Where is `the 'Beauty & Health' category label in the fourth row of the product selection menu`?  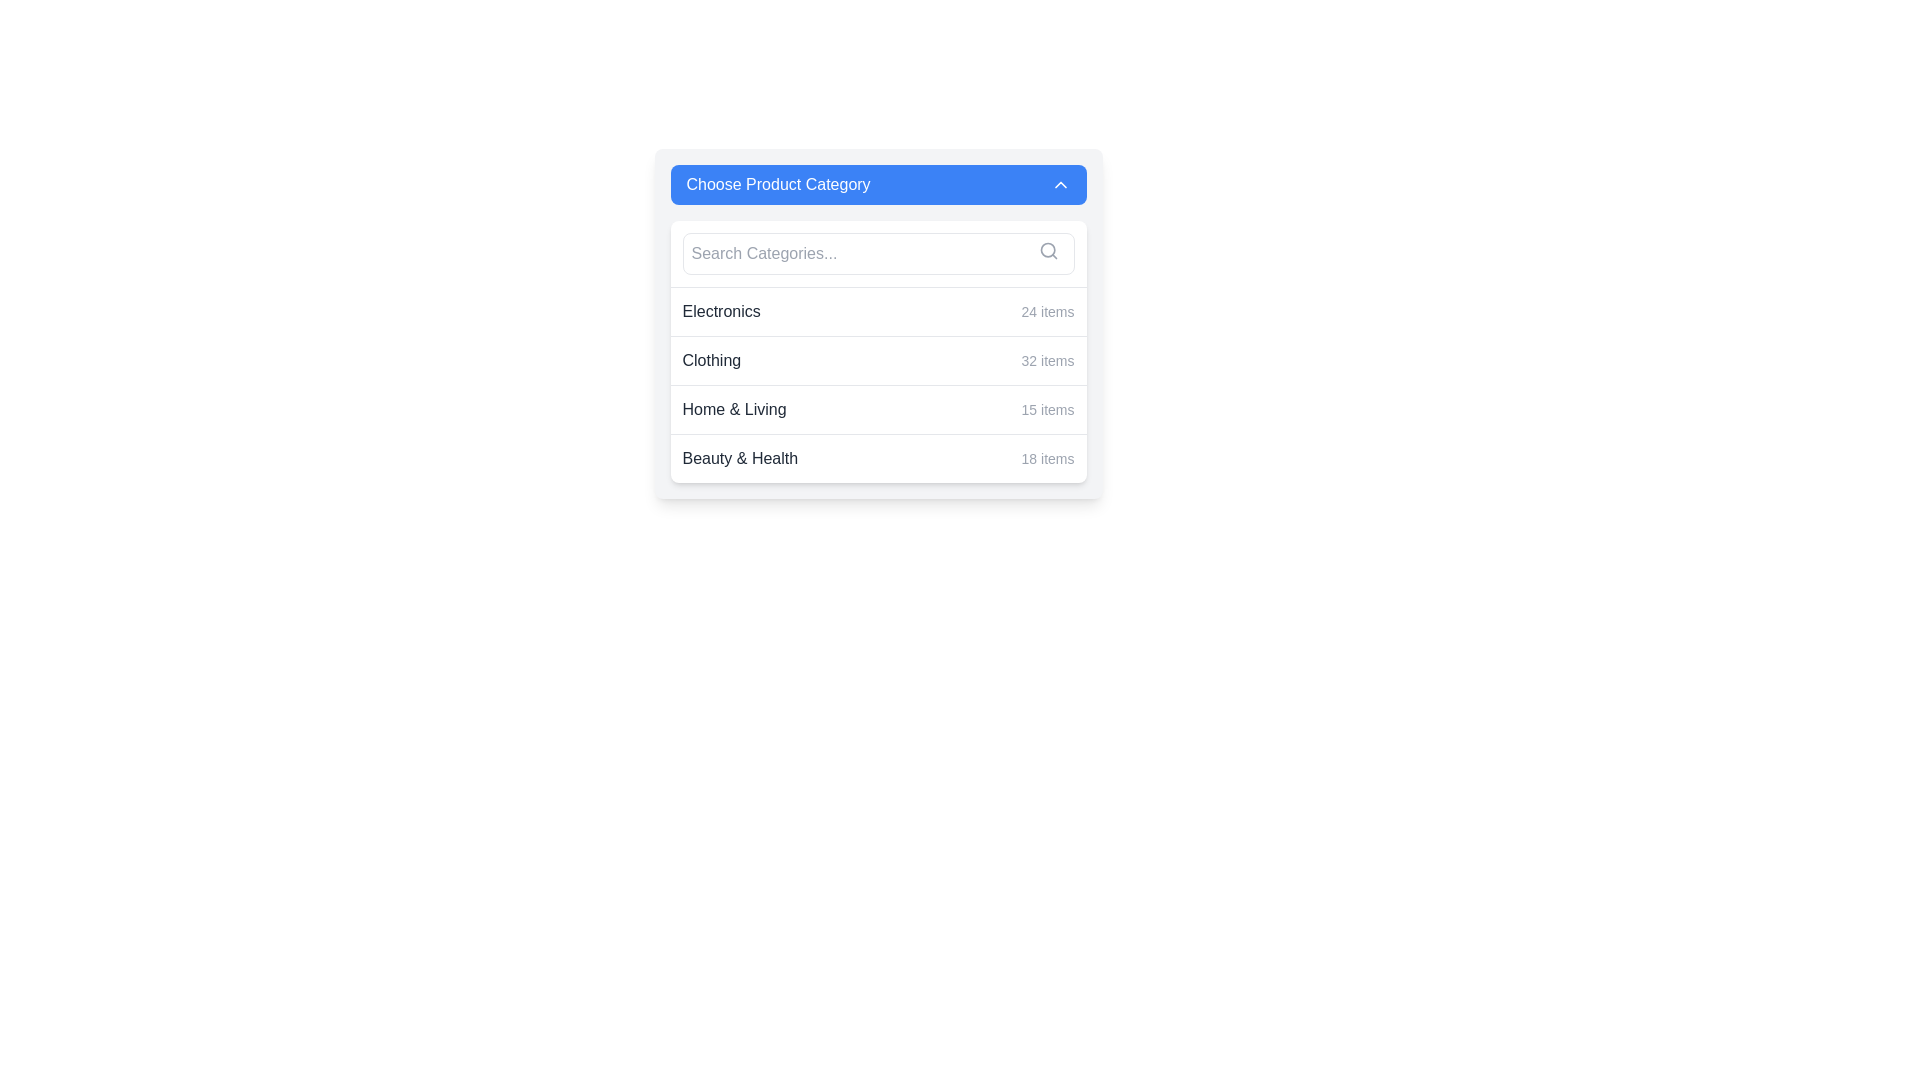
the 'Beauty & Health' category label in the fourth row of the product selection menu is located at coordinates (739, 459).